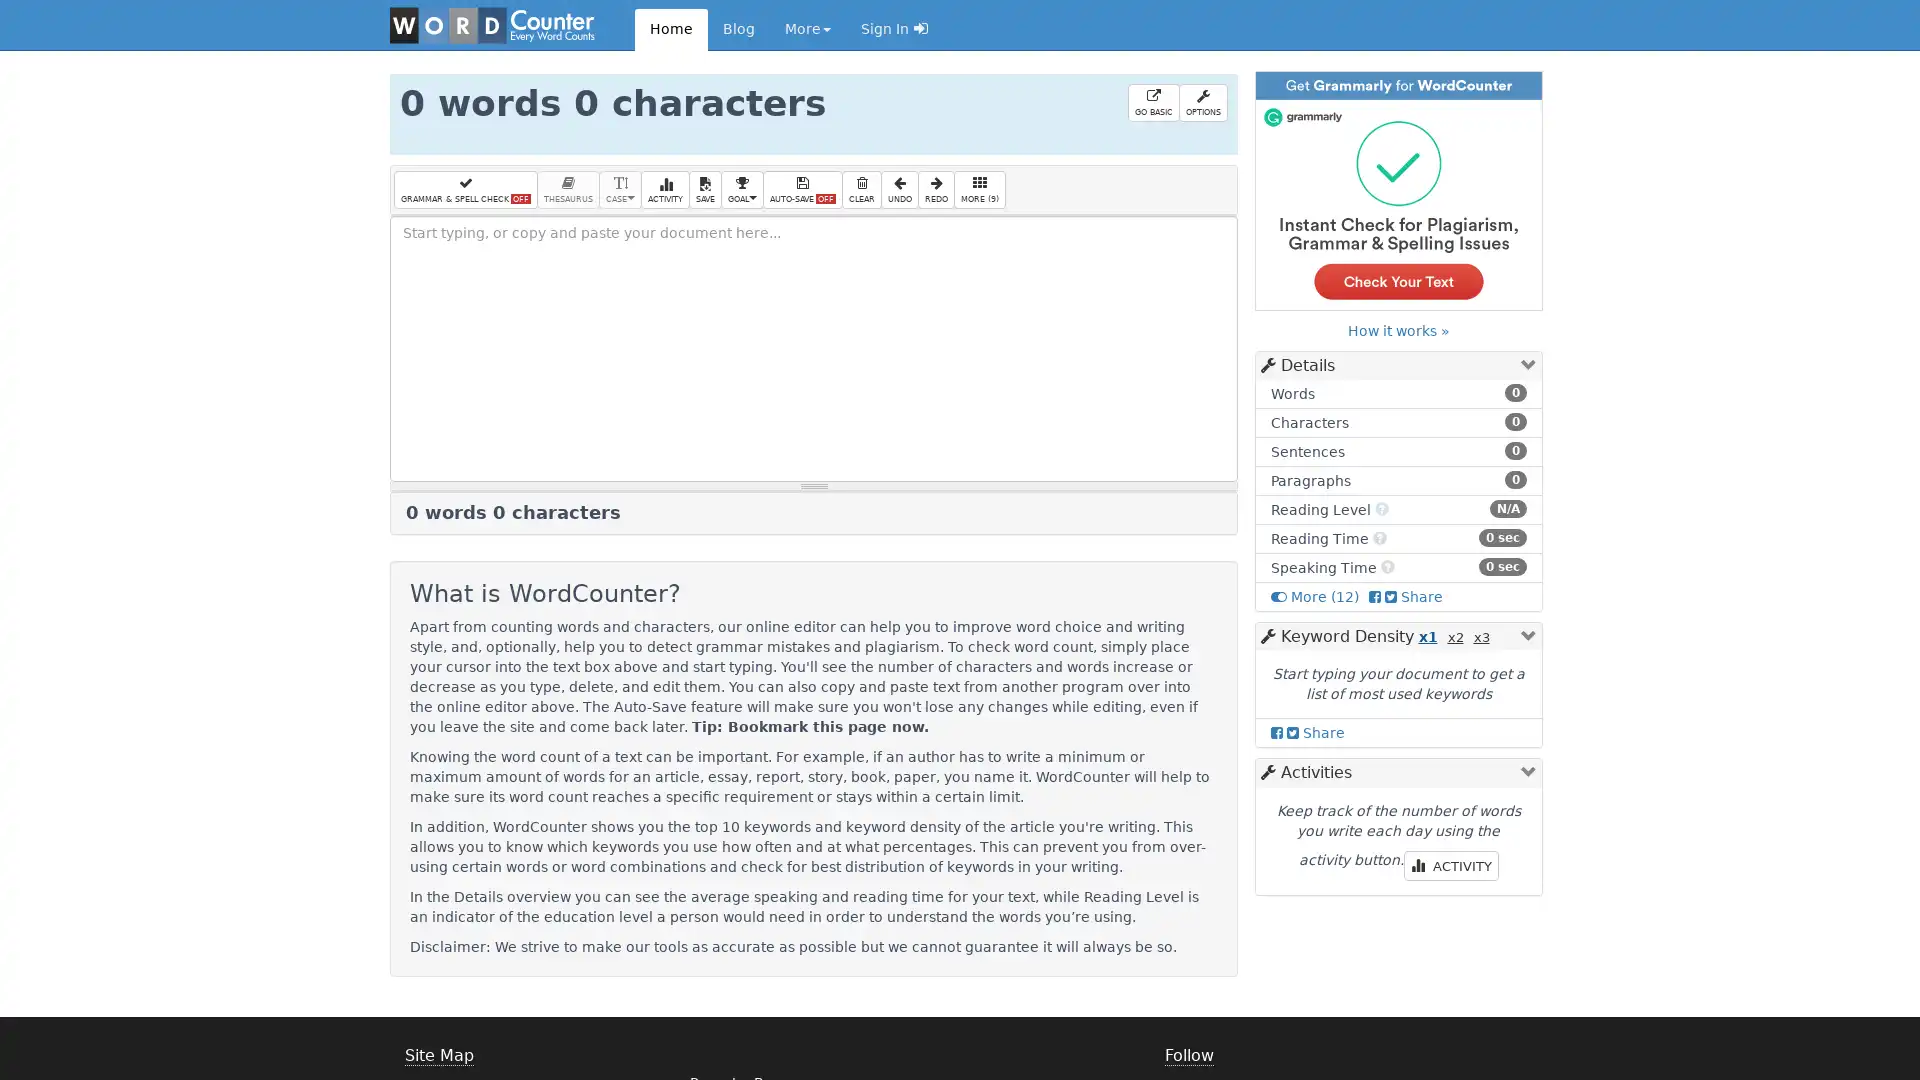 The height and width of the screenshot is (1080, 1920). Describe the element at coordinates (567, 189) in the screenshot. I see `THESAURUS` at that location.